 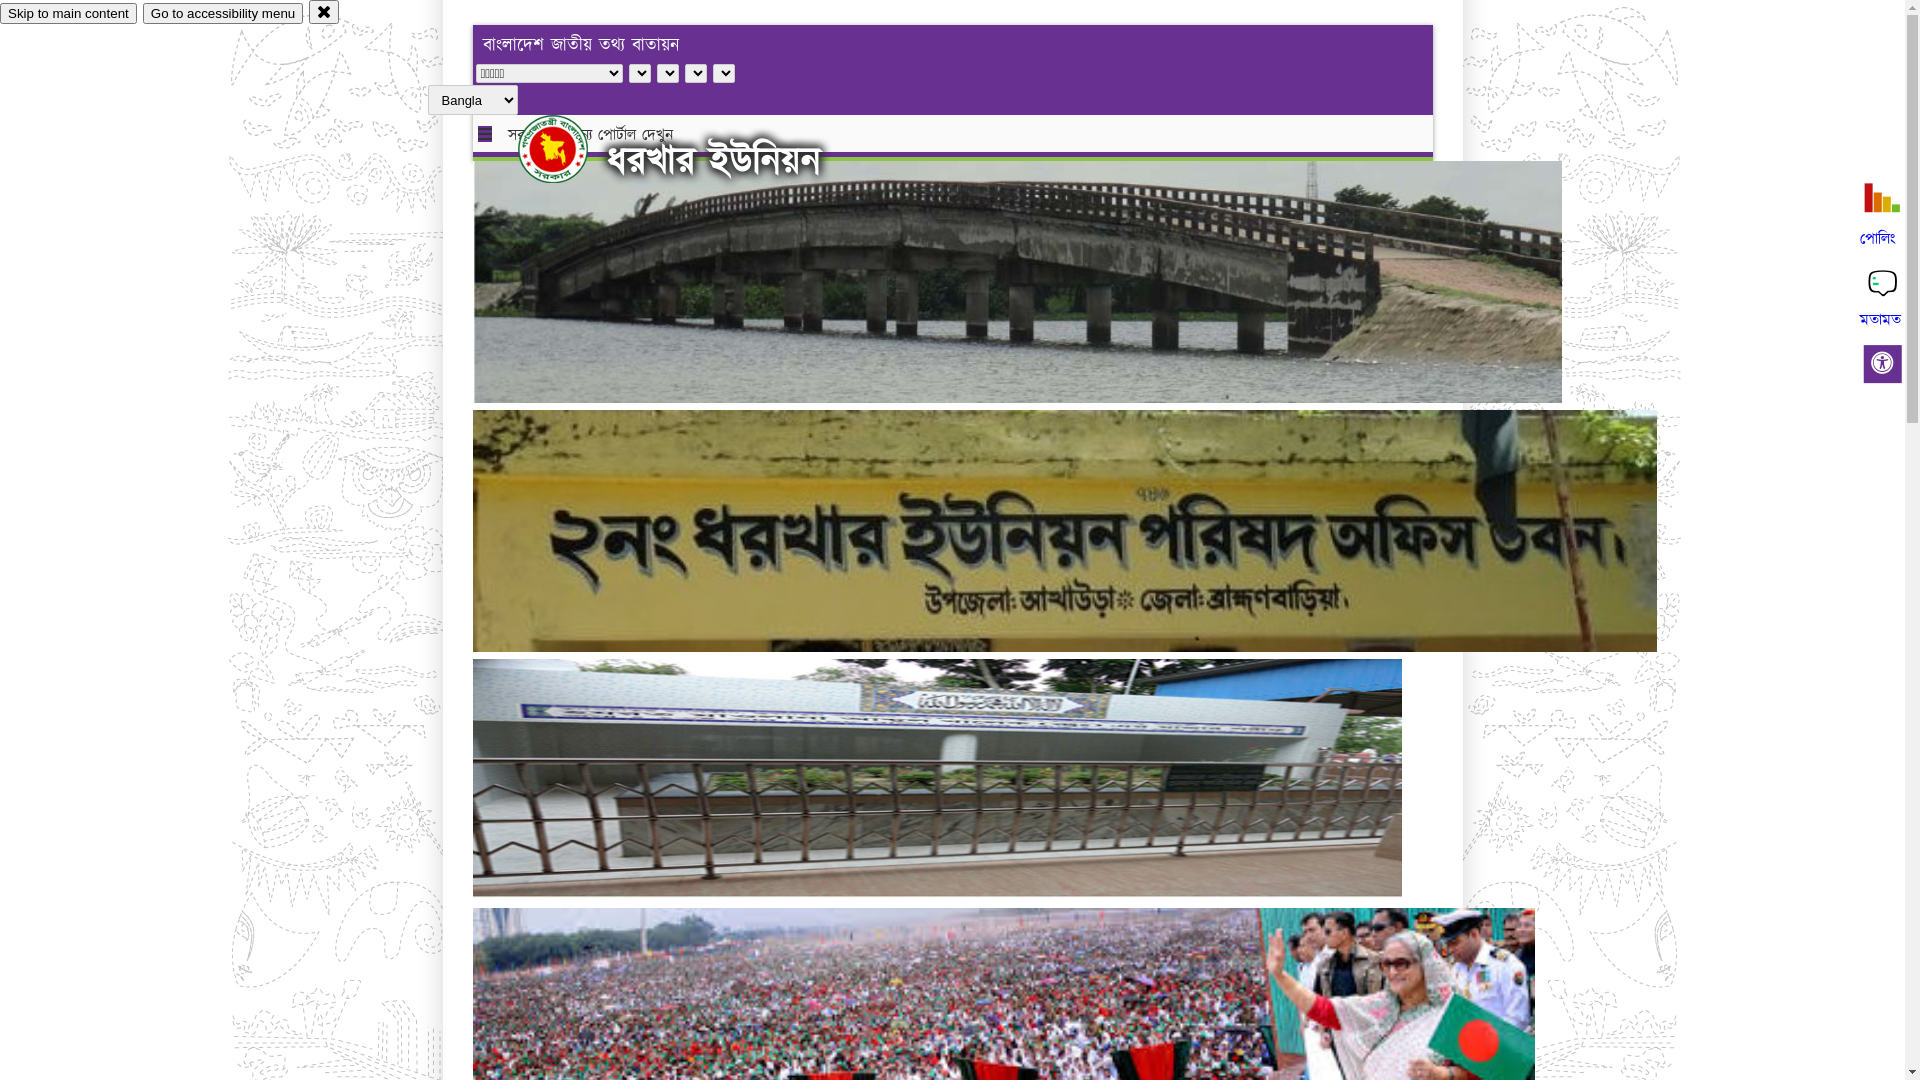 What do you see at coordinates (222, 13) in the screenshot?
I see `'Go to accessibility menu'` at bounding box center [222, 13].